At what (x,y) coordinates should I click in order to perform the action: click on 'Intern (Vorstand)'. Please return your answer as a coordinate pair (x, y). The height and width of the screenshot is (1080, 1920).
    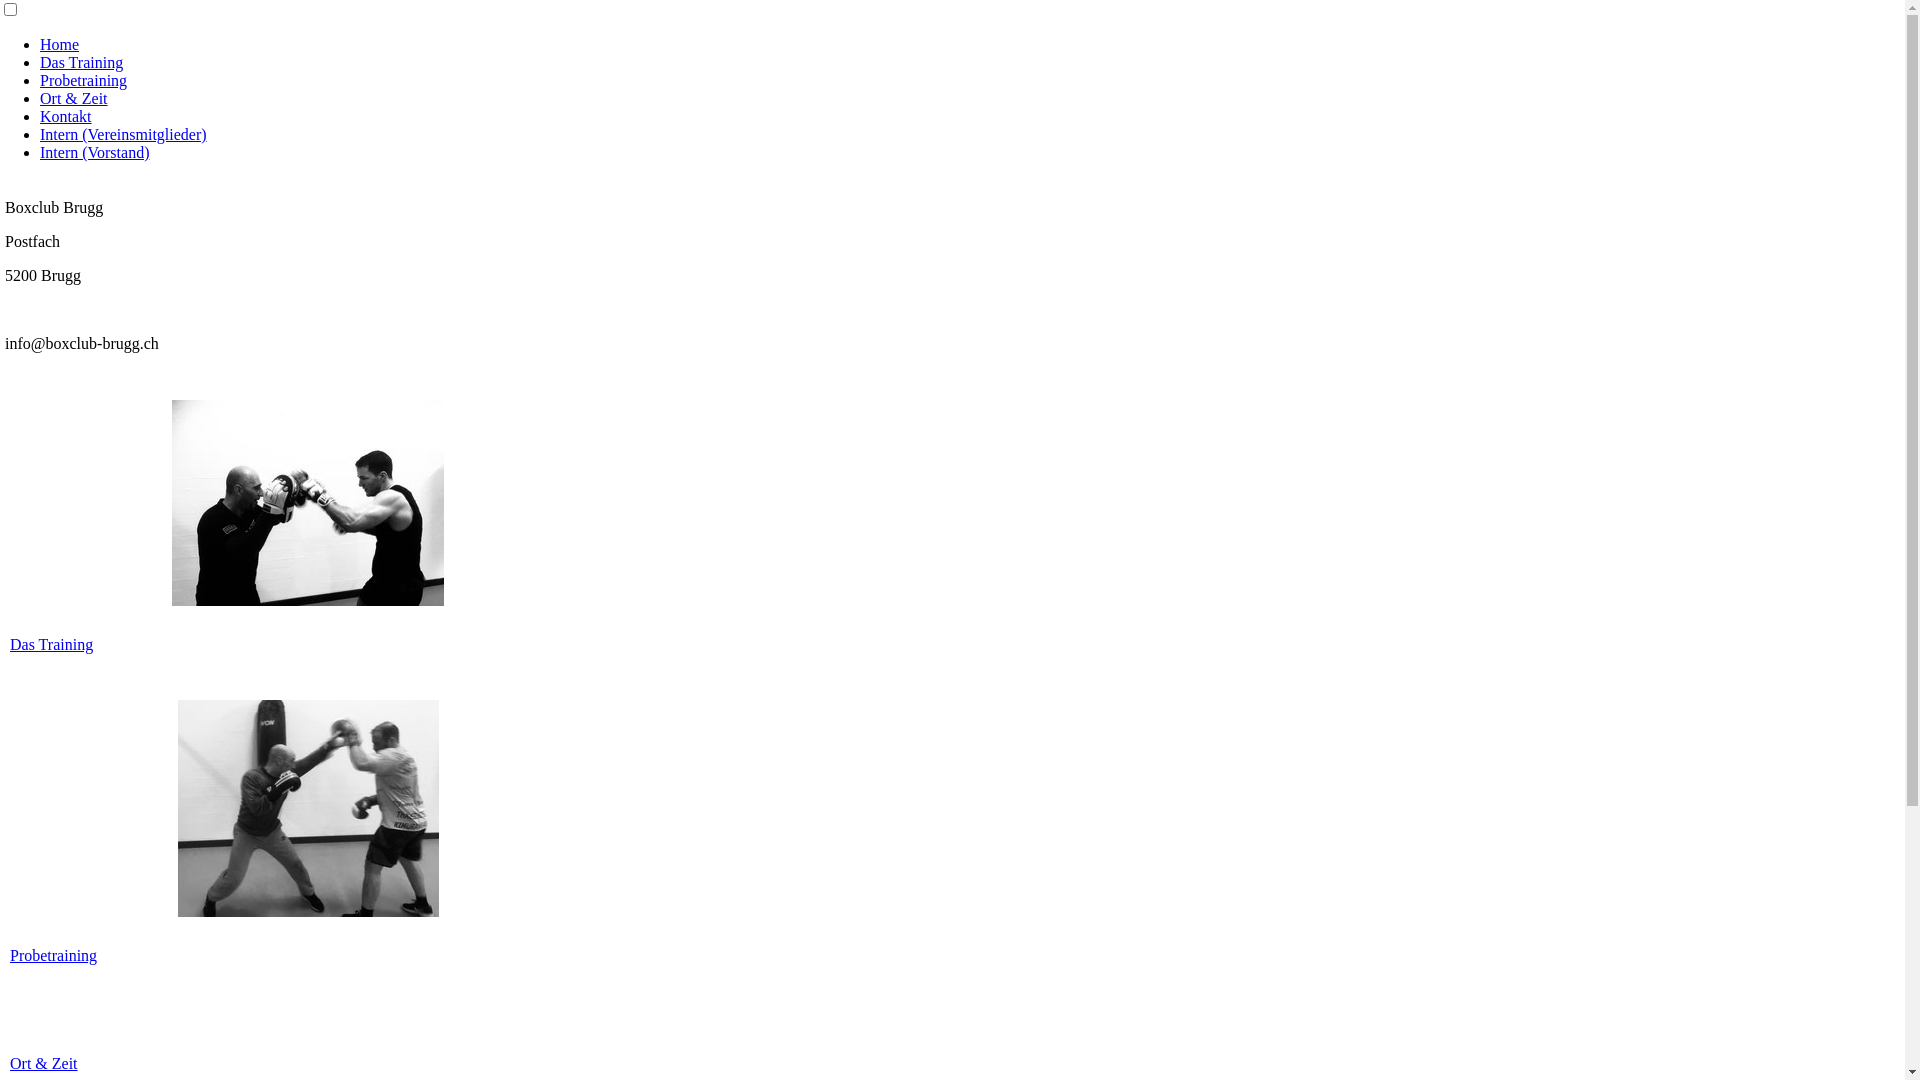
    Looking at the image, I should click on (93, 151).